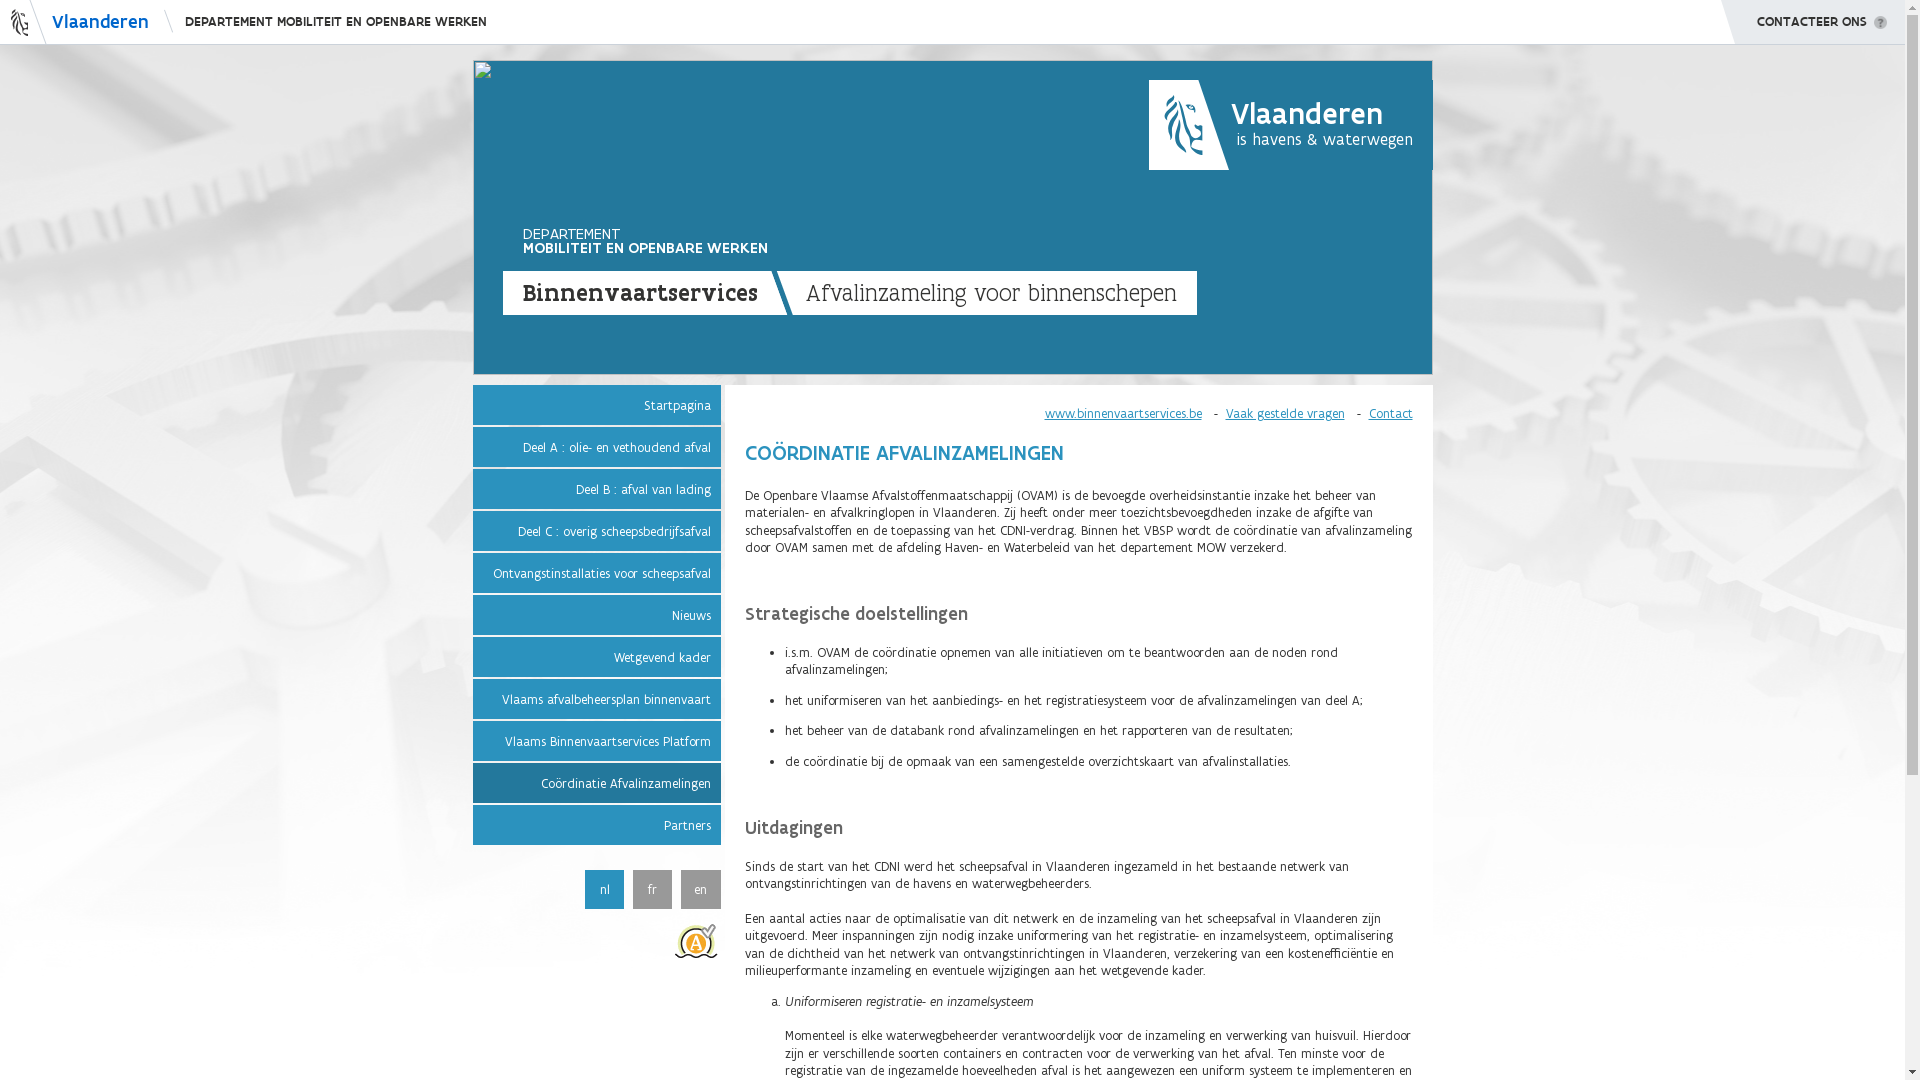 The width and height of the screenshot is (1920, 1080). I want to click on 'Nieuws', so click(594, 613).